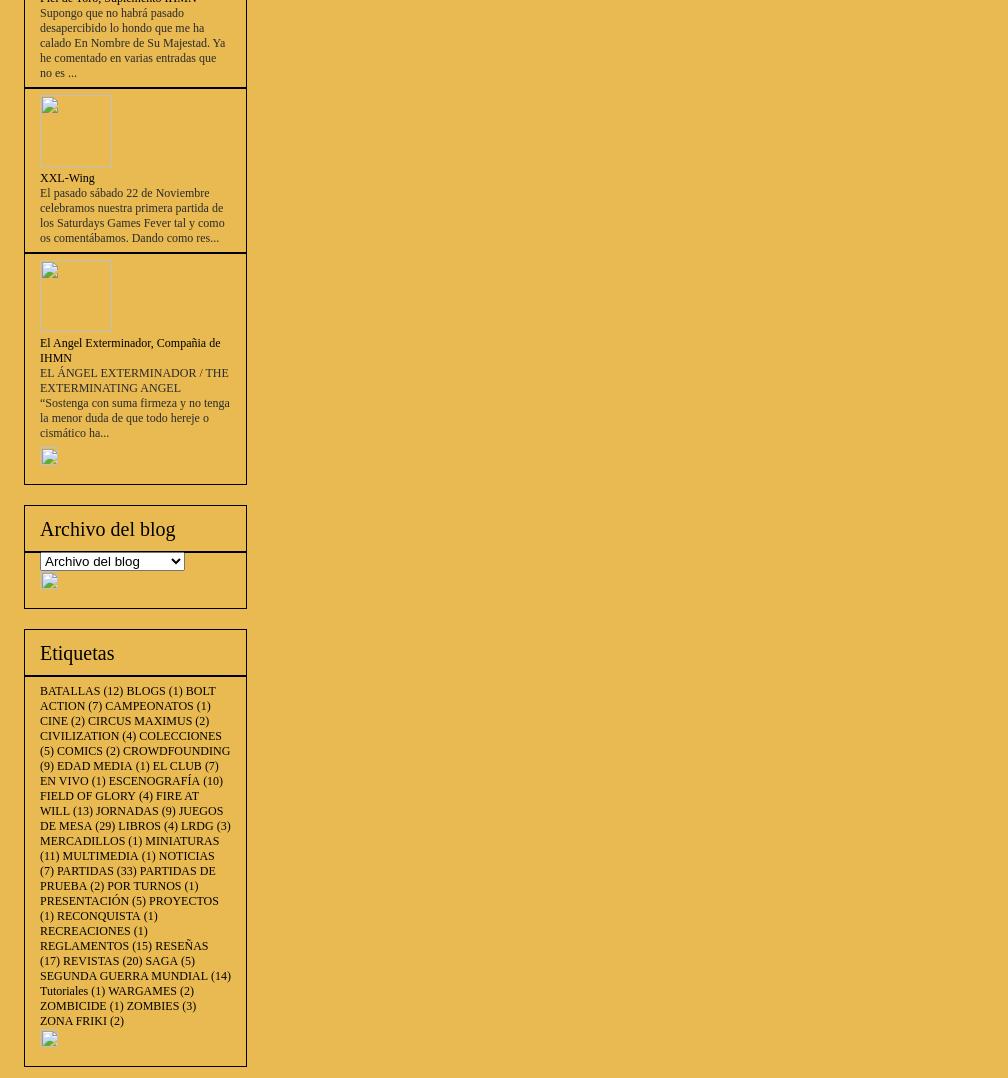 The image size is (1008, 1078). I want to click on 'CAMPEONATOS', so click(105, 704).